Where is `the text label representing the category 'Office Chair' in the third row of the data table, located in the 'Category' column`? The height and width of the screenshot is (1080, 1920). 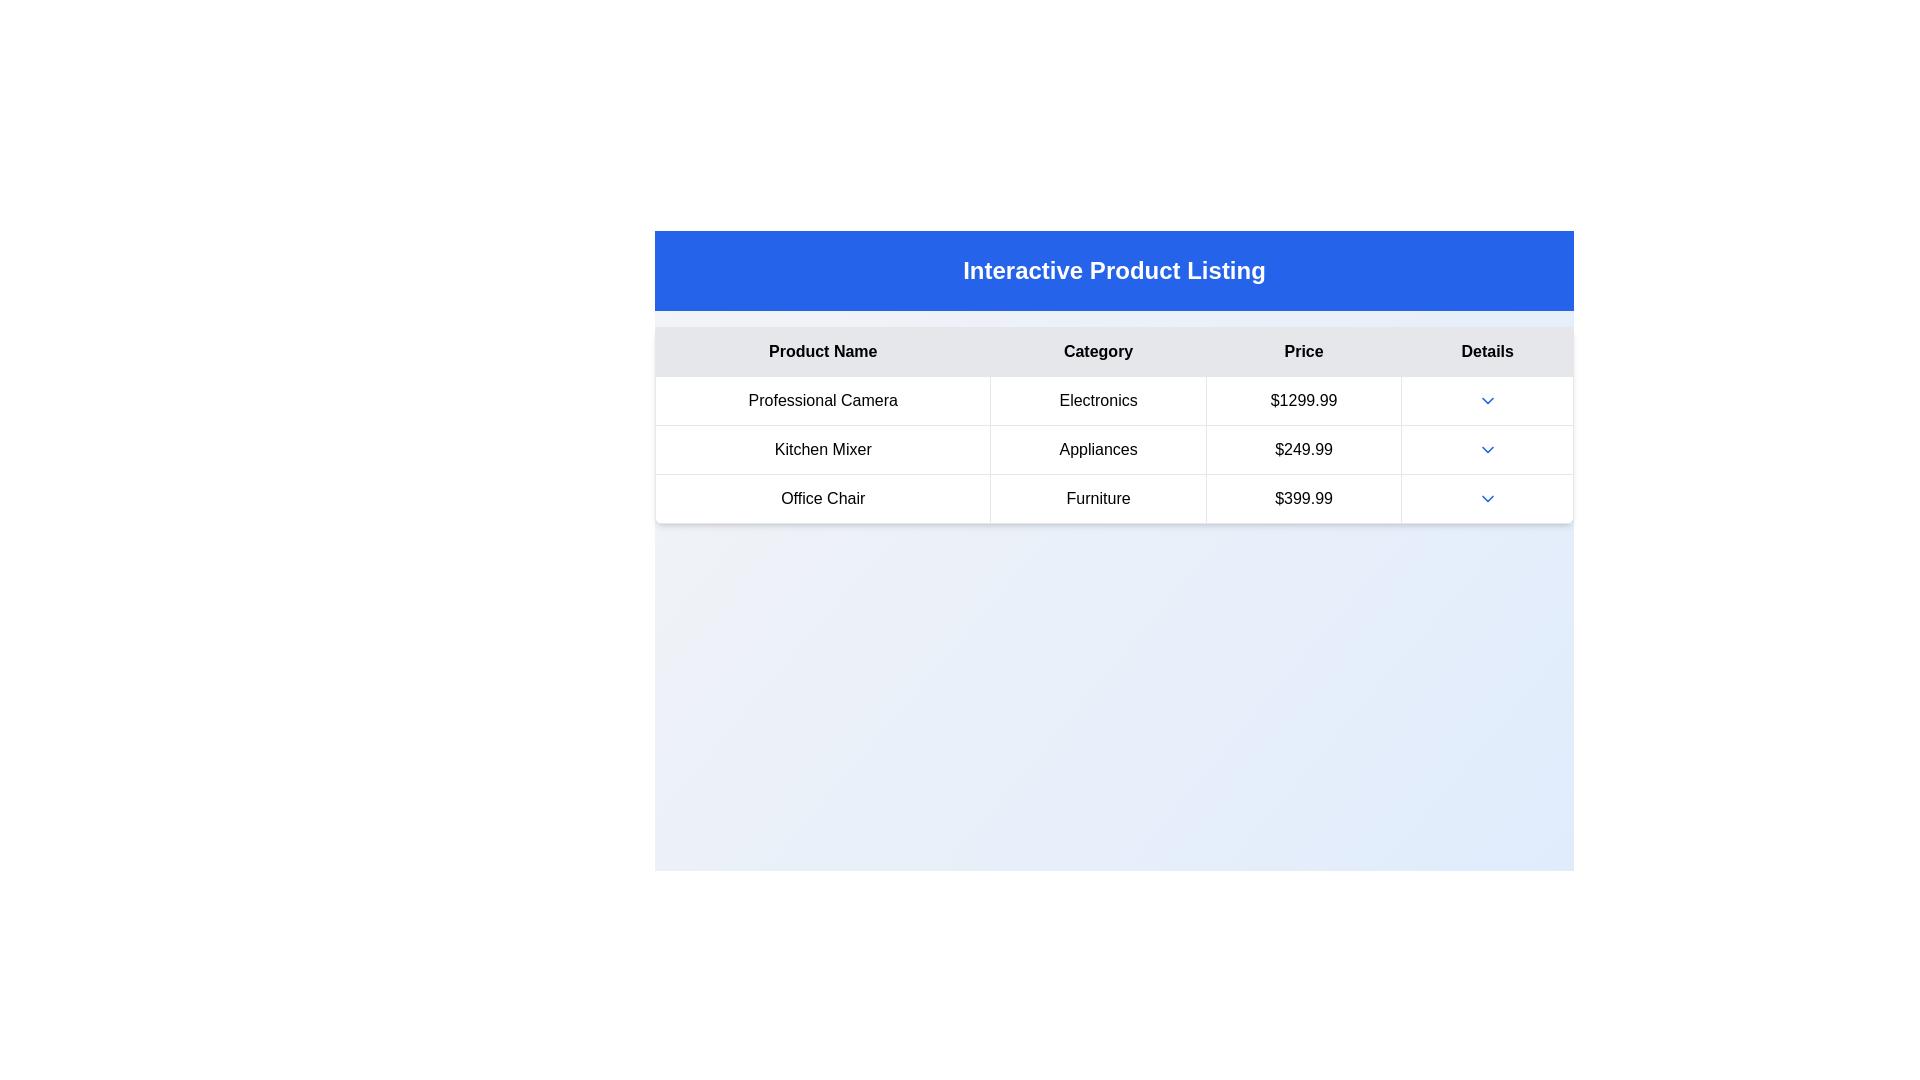 the text label representing the category 'Office Chair' in the third row of the data table, located in the 'Category' column is located at coordinates (1097, 497).